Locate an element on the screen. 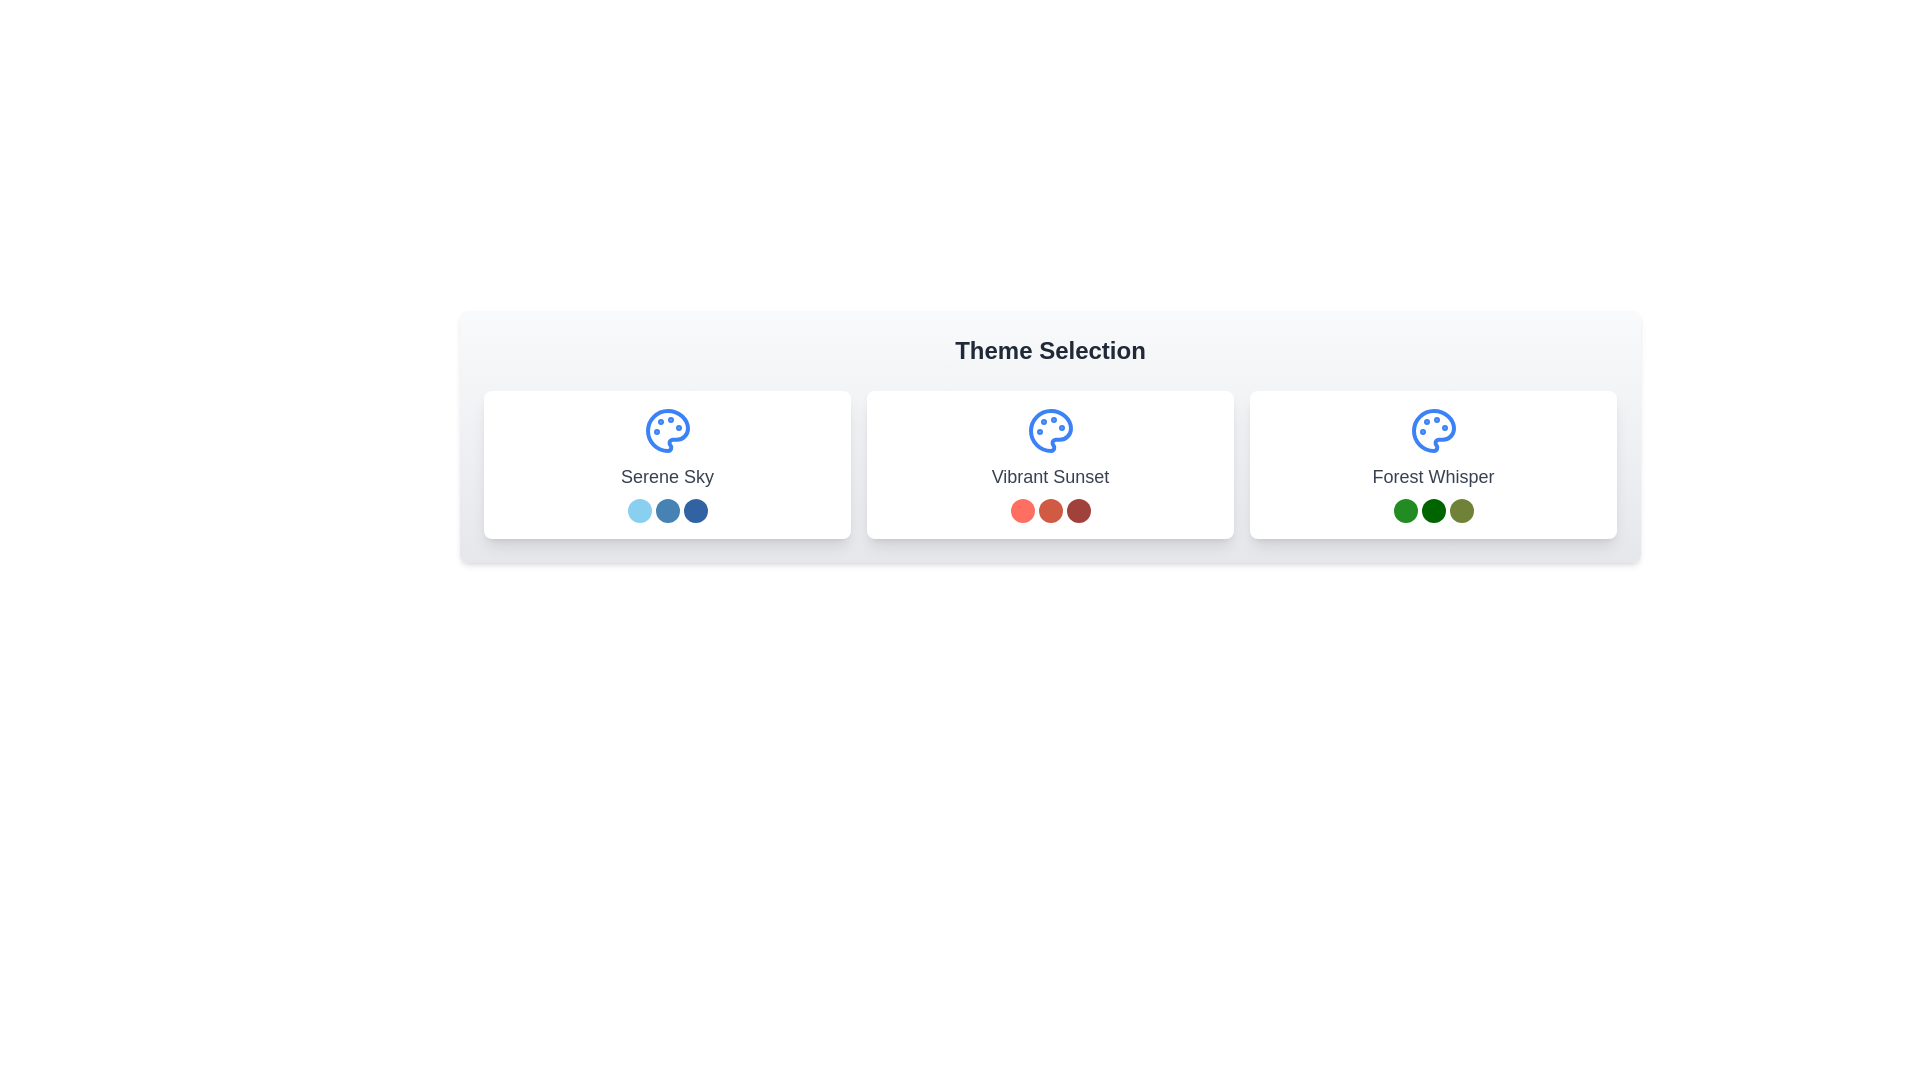 The image size is (1920, 1080). the circular icon representing the 'Forest Whisper' theme selection, which is the third palette icon in the row of theme selection icons is located at coordinates (1432, 430).